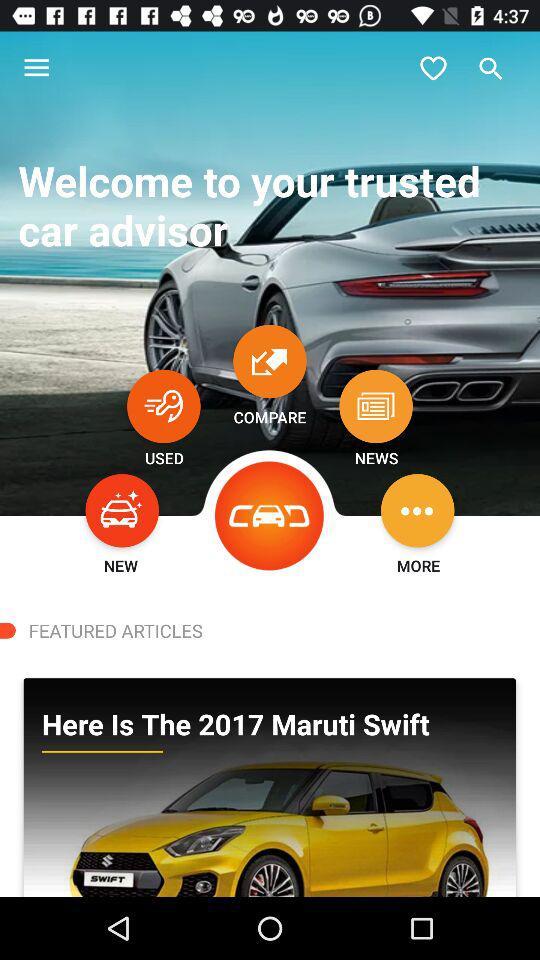  Describe the element at coordinates (122, 509) in the screenshot. I see `see new cars for sale` at that location.